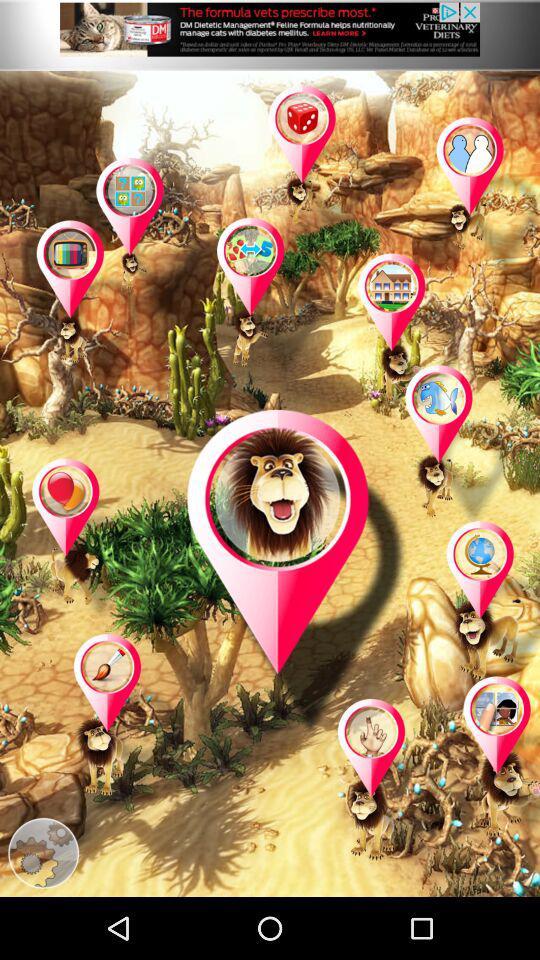 This screenshot has width=540, height=960. I want to click on the settings icon, so click(43, 913).